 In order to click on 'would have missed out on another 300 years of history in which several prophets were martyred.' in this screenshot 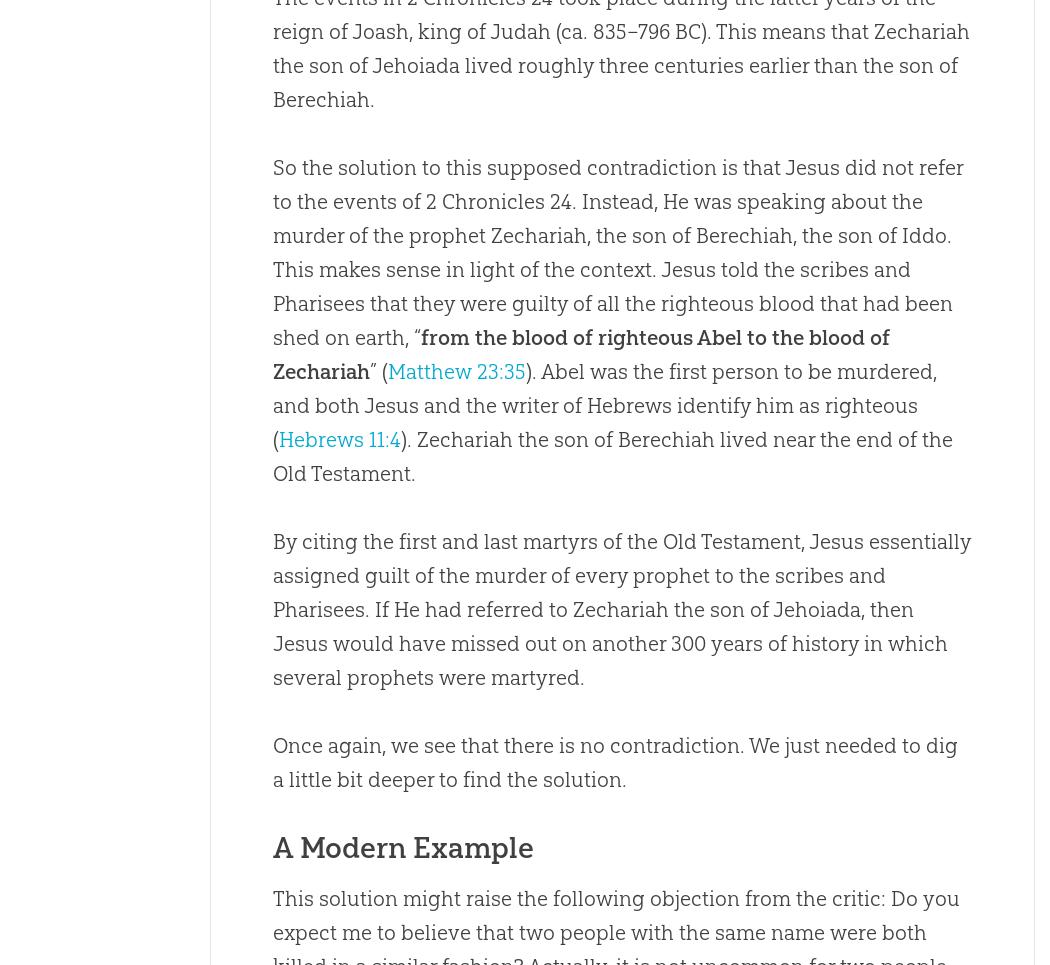, I will do `click(609, 660)`.